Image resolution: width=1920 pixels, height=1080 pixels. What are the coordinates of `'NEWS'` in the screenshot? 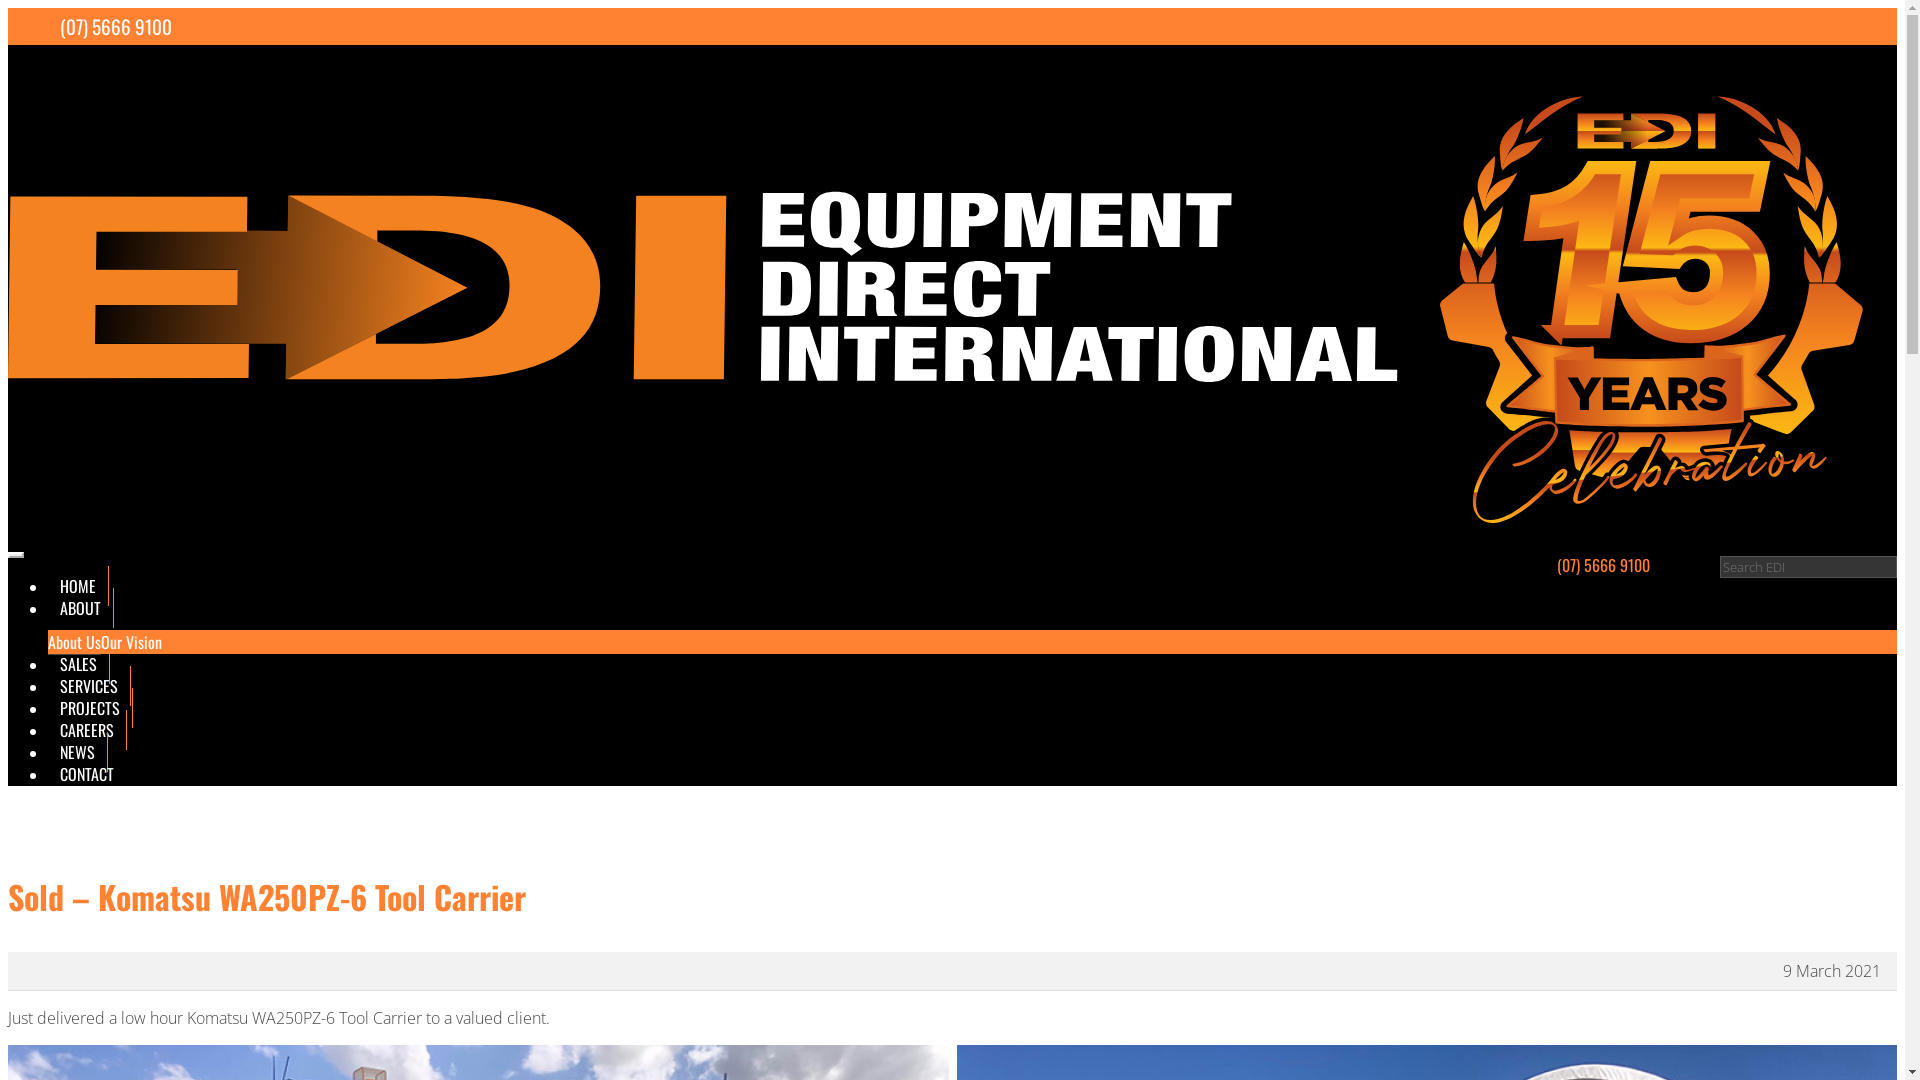 It's located at (77, 752).